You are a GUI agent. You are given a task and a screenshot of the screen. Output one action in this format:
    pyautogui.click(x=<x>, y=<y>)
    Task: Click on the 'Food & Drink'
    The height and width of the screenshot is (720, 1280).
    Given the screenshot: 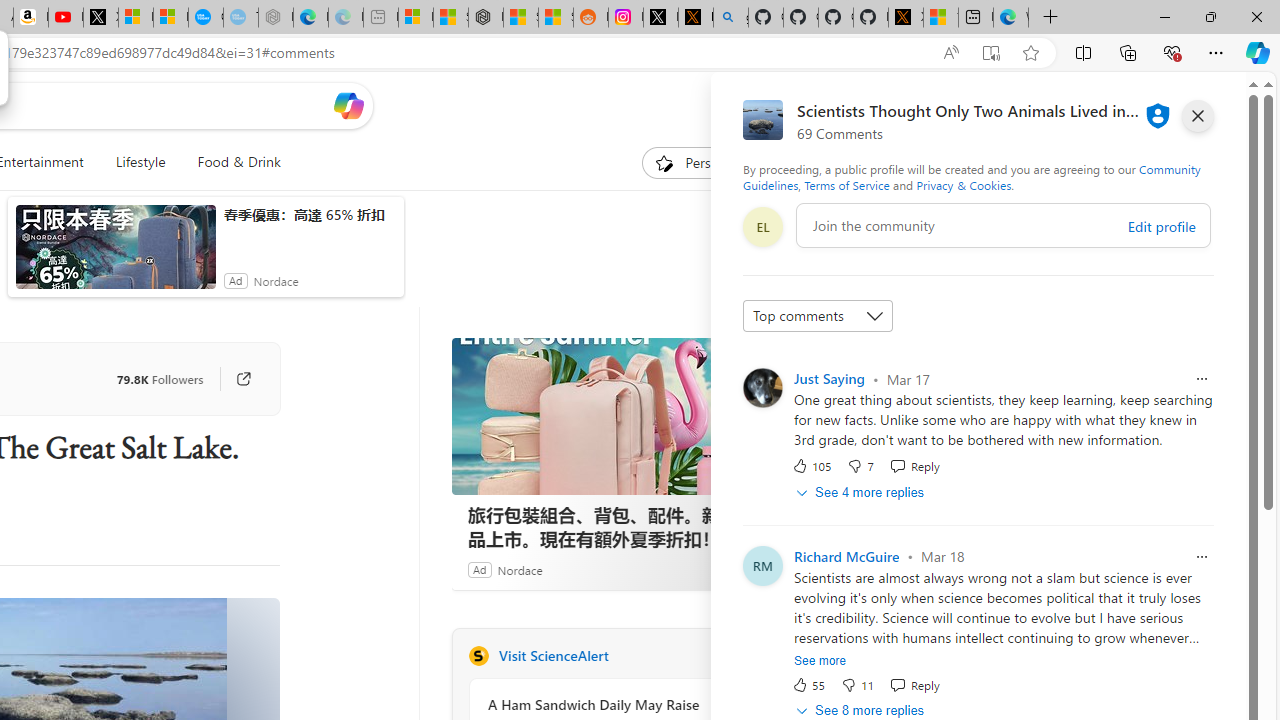 What is the action you would take?
    pyautogui.click(x=239, y=162)
    